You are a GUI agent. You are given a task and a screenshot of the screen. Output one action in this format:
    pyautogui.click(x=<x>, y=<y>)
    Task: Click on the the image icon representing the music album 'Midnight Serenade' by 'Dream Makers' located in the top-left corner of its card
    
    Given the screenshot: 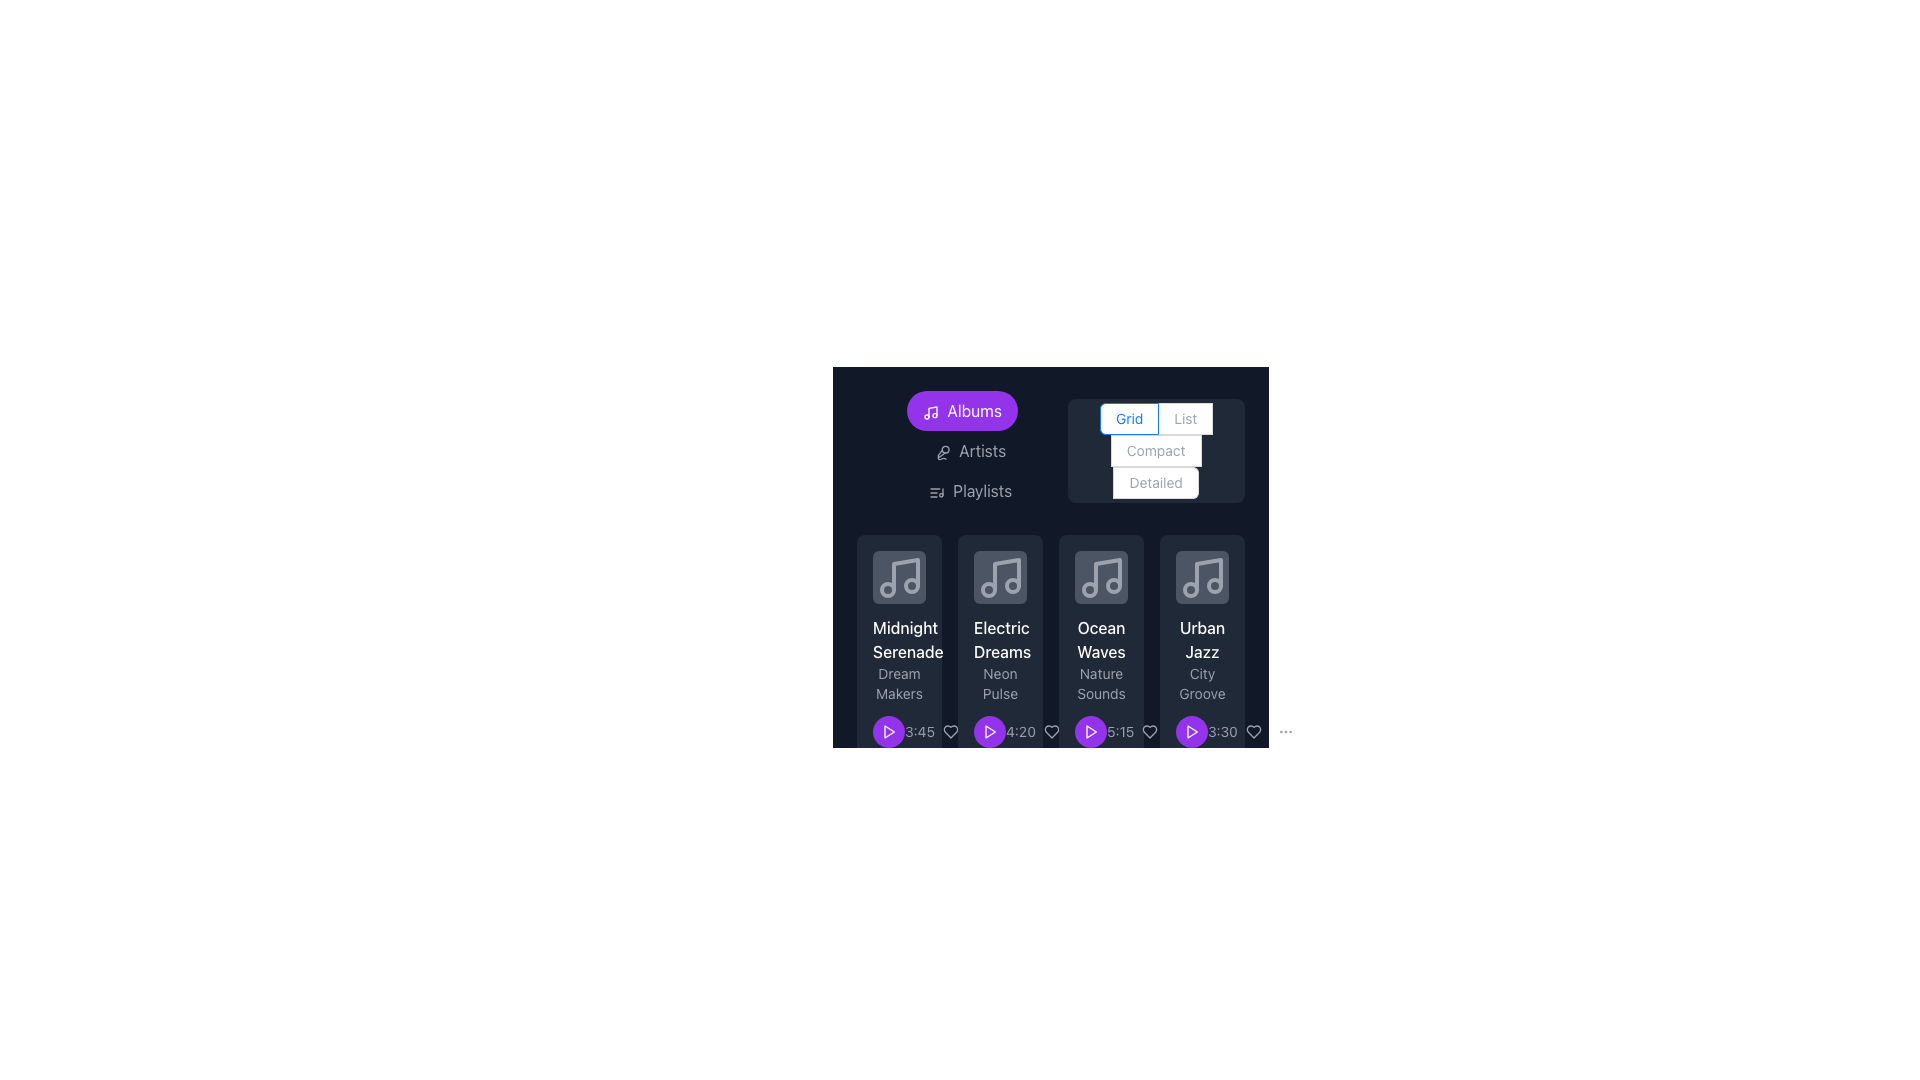 What is the action you would take?
    pyautogui.click(x=898, y=577)
    